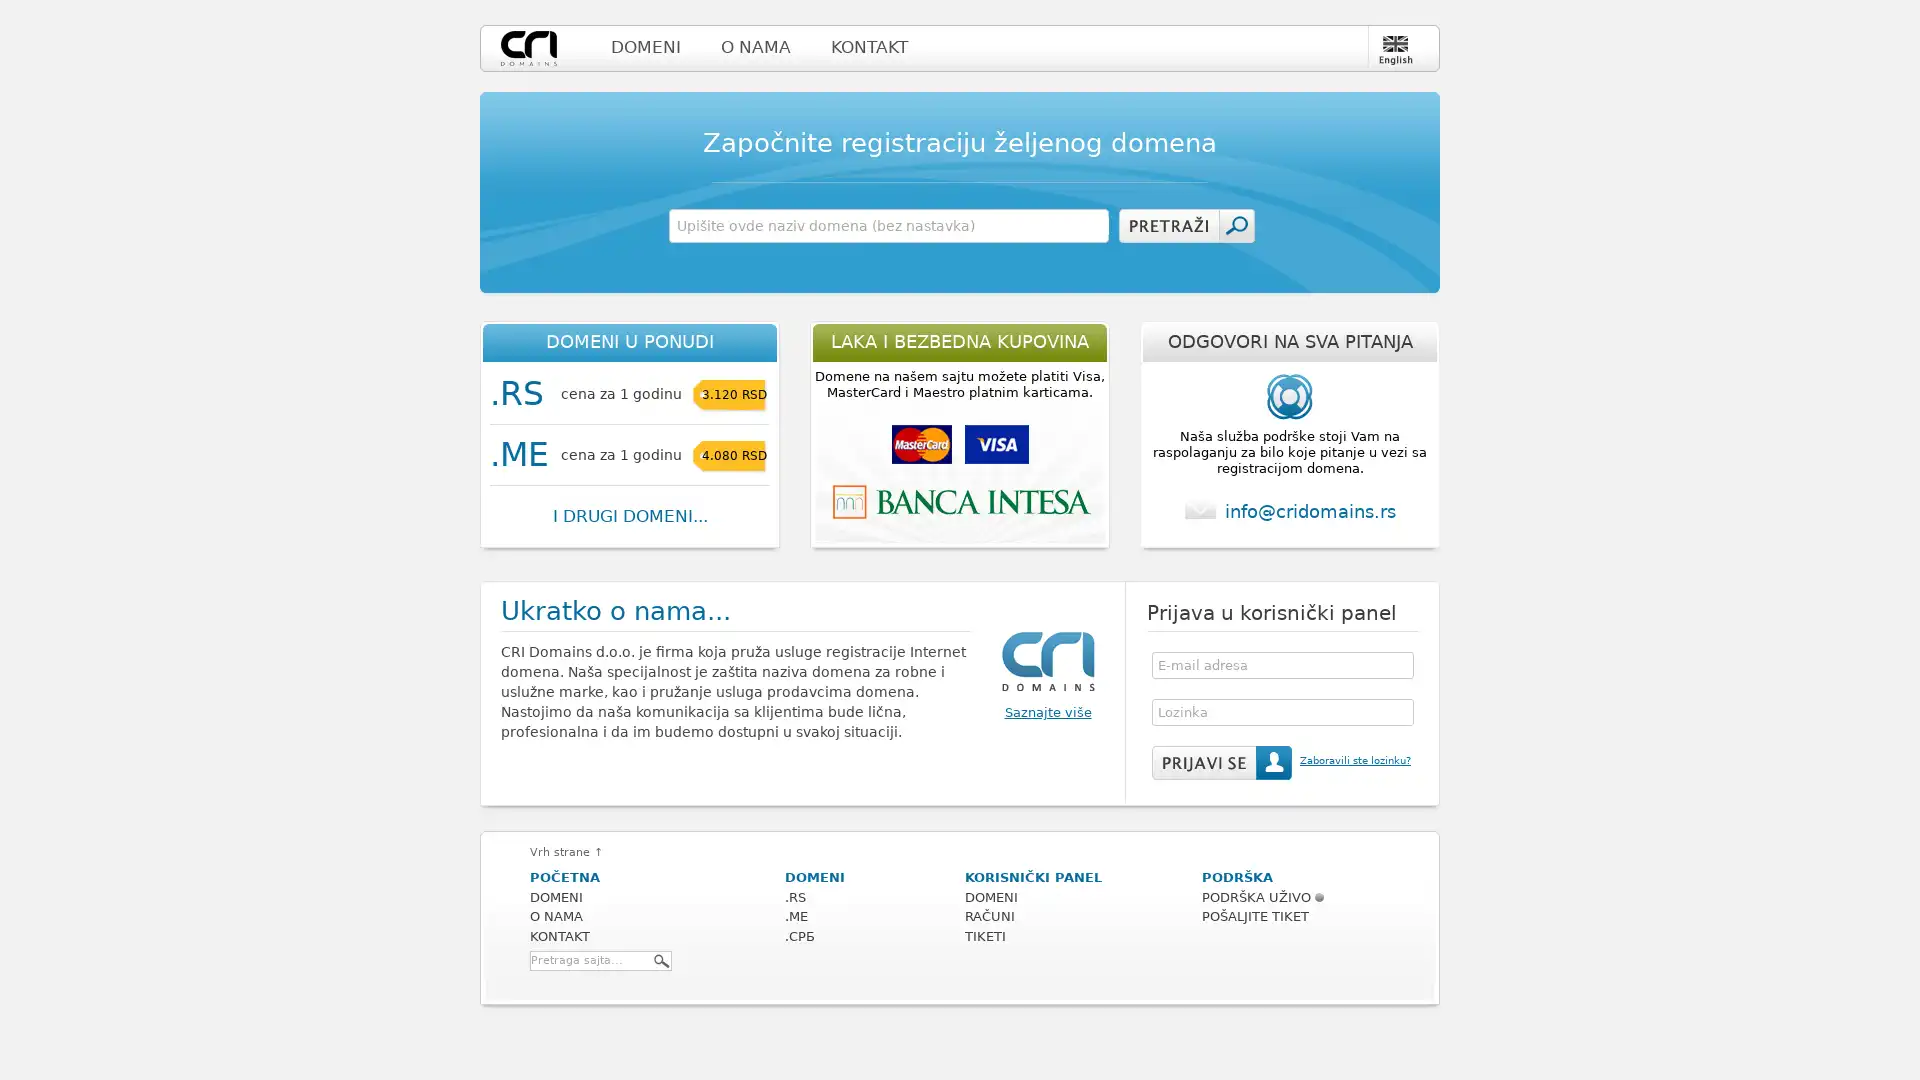  I want to click on Prijavi se, so click(1221, 763).